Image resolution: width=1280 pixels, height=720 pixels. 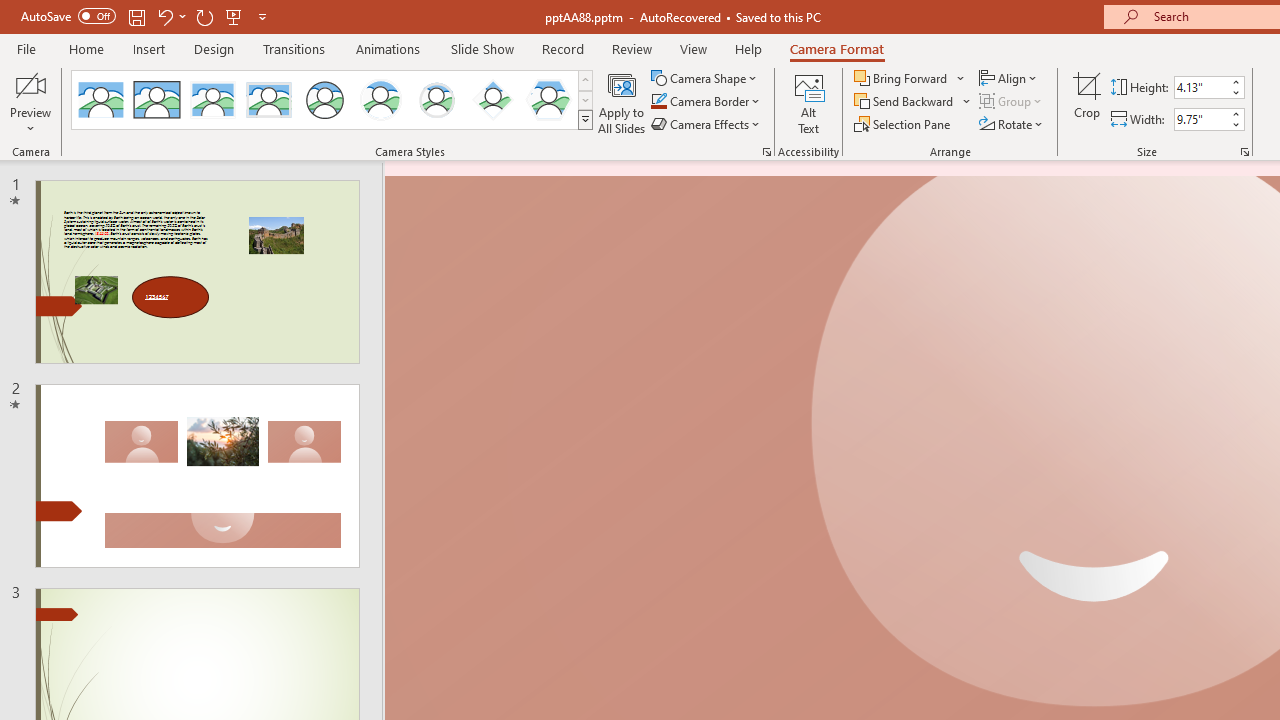 What do you see at coordinates (267, 100) in the screenshot?
I see `'Soft Edge Rectangle'` at bounding box center [267, 100].